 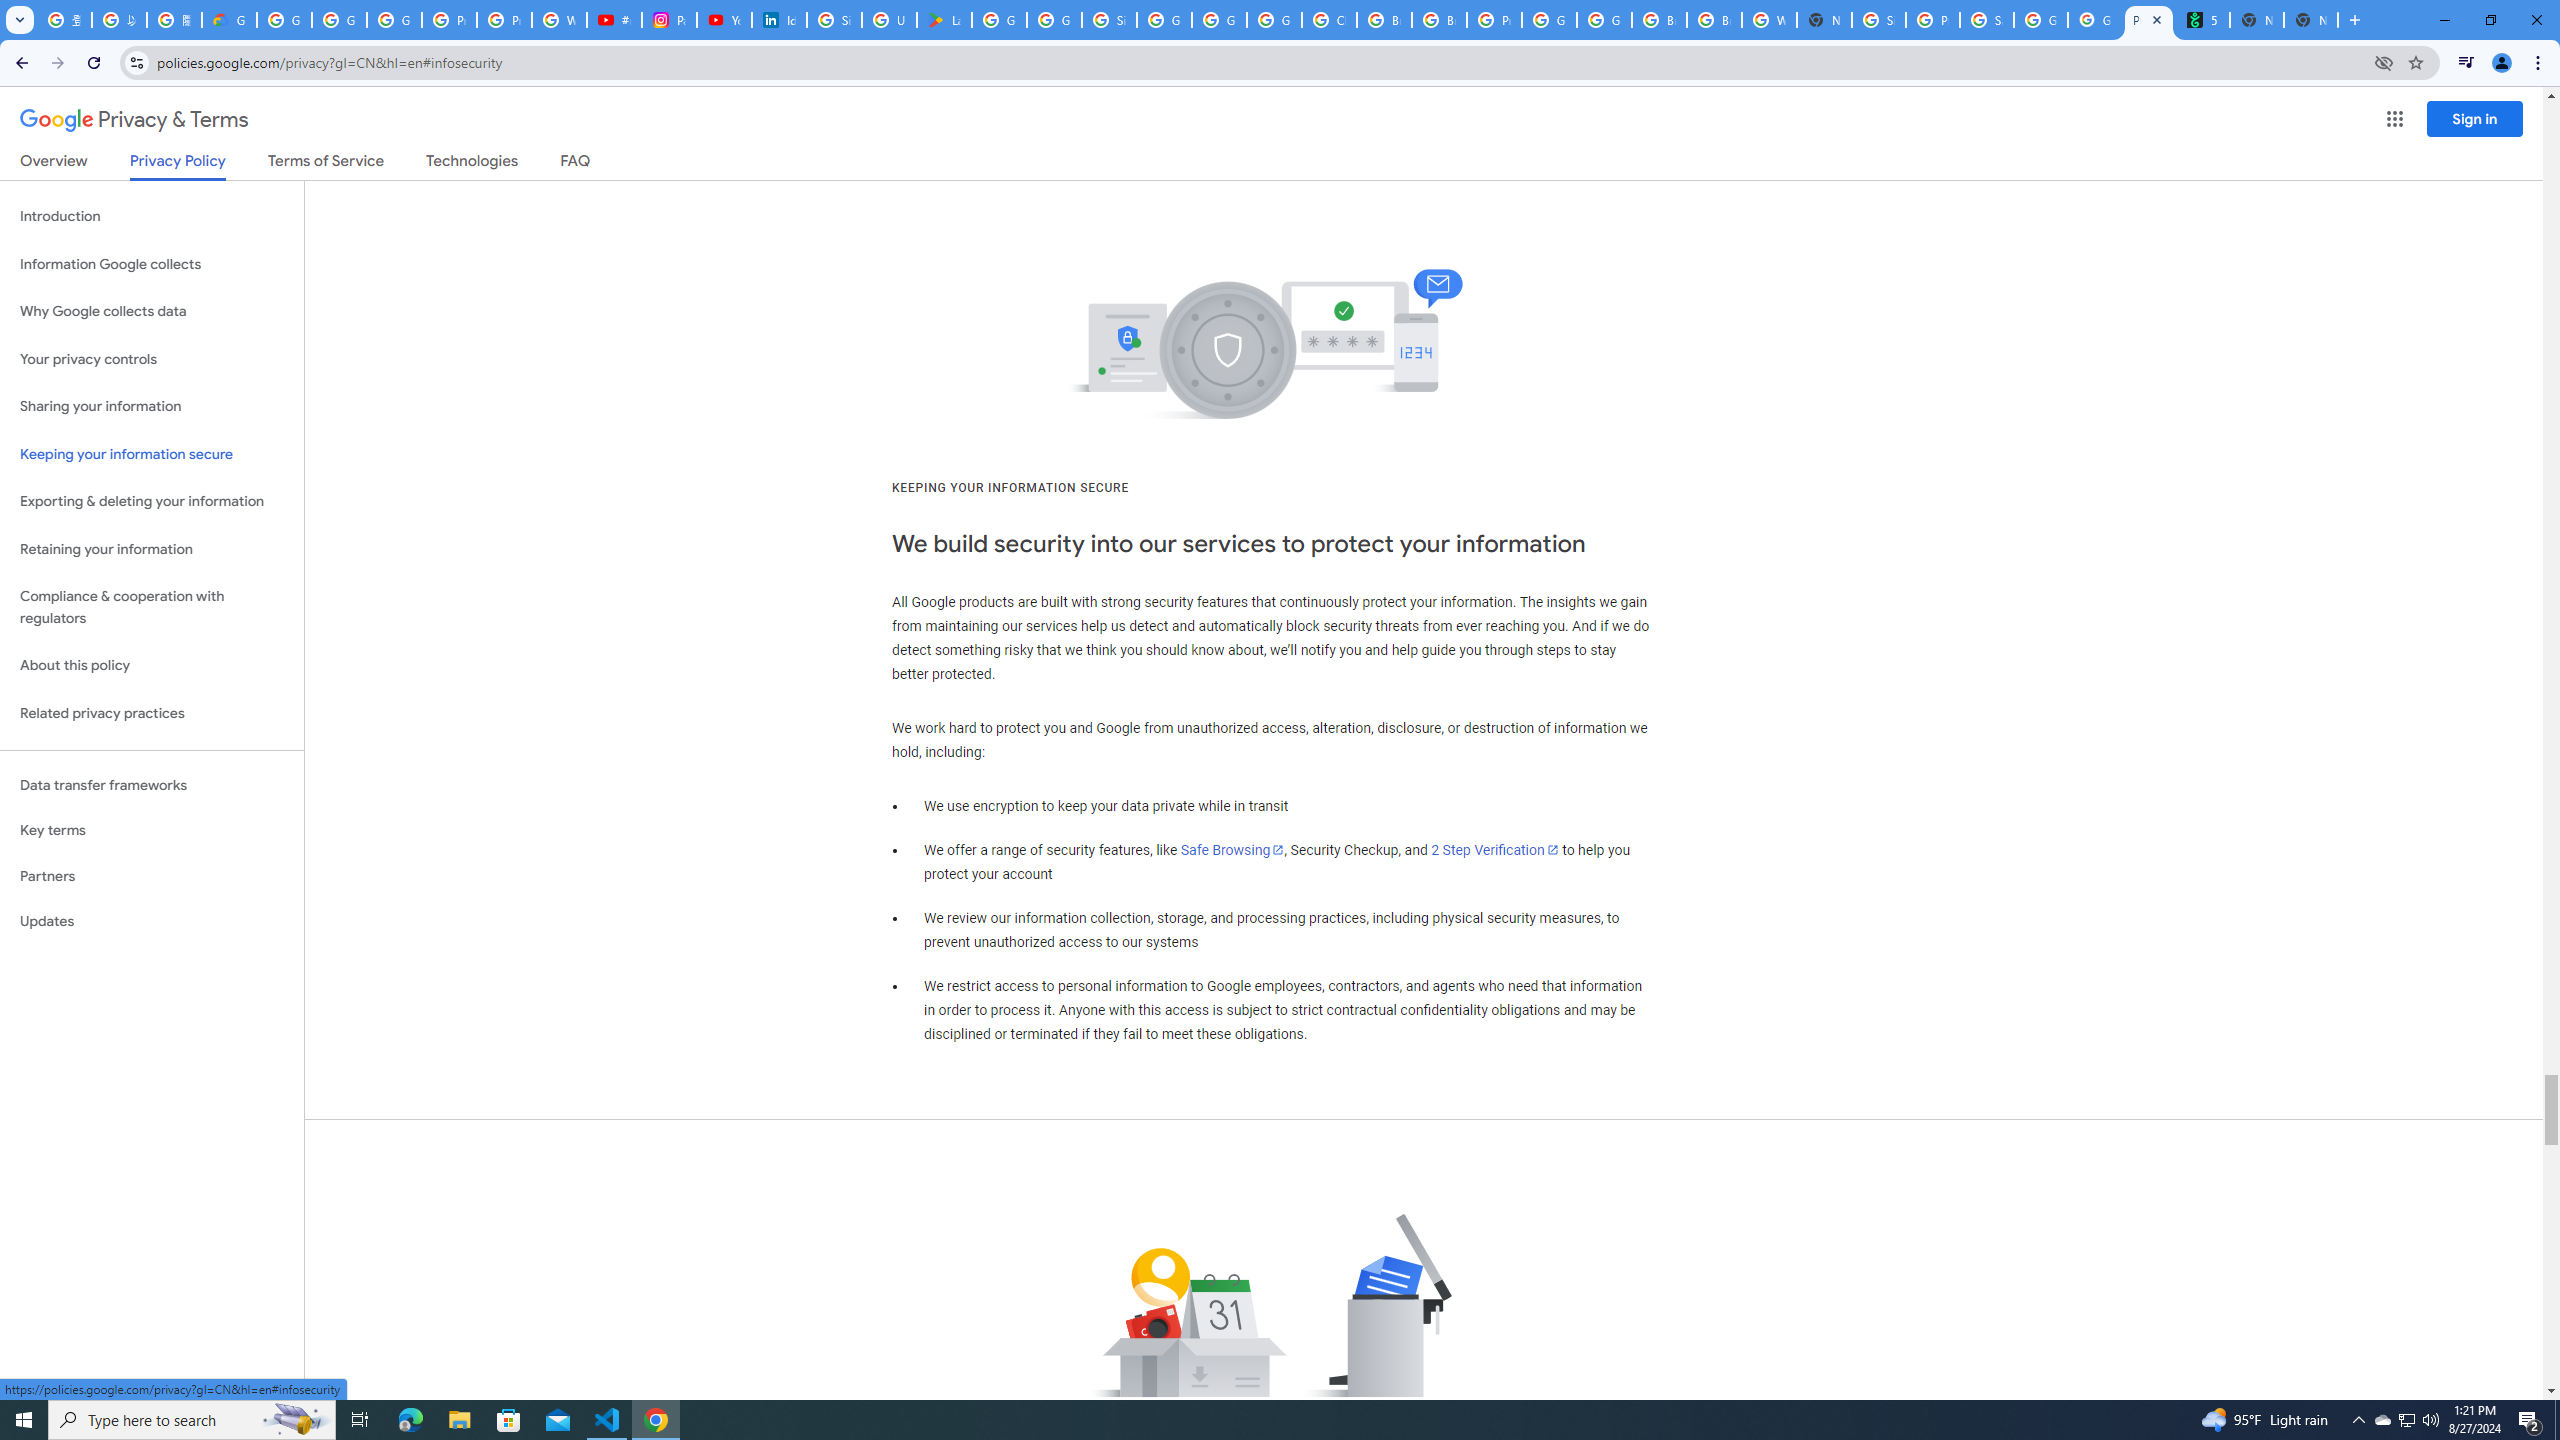 I want to click on 'Sharing your information', so click(x=151, y=405).